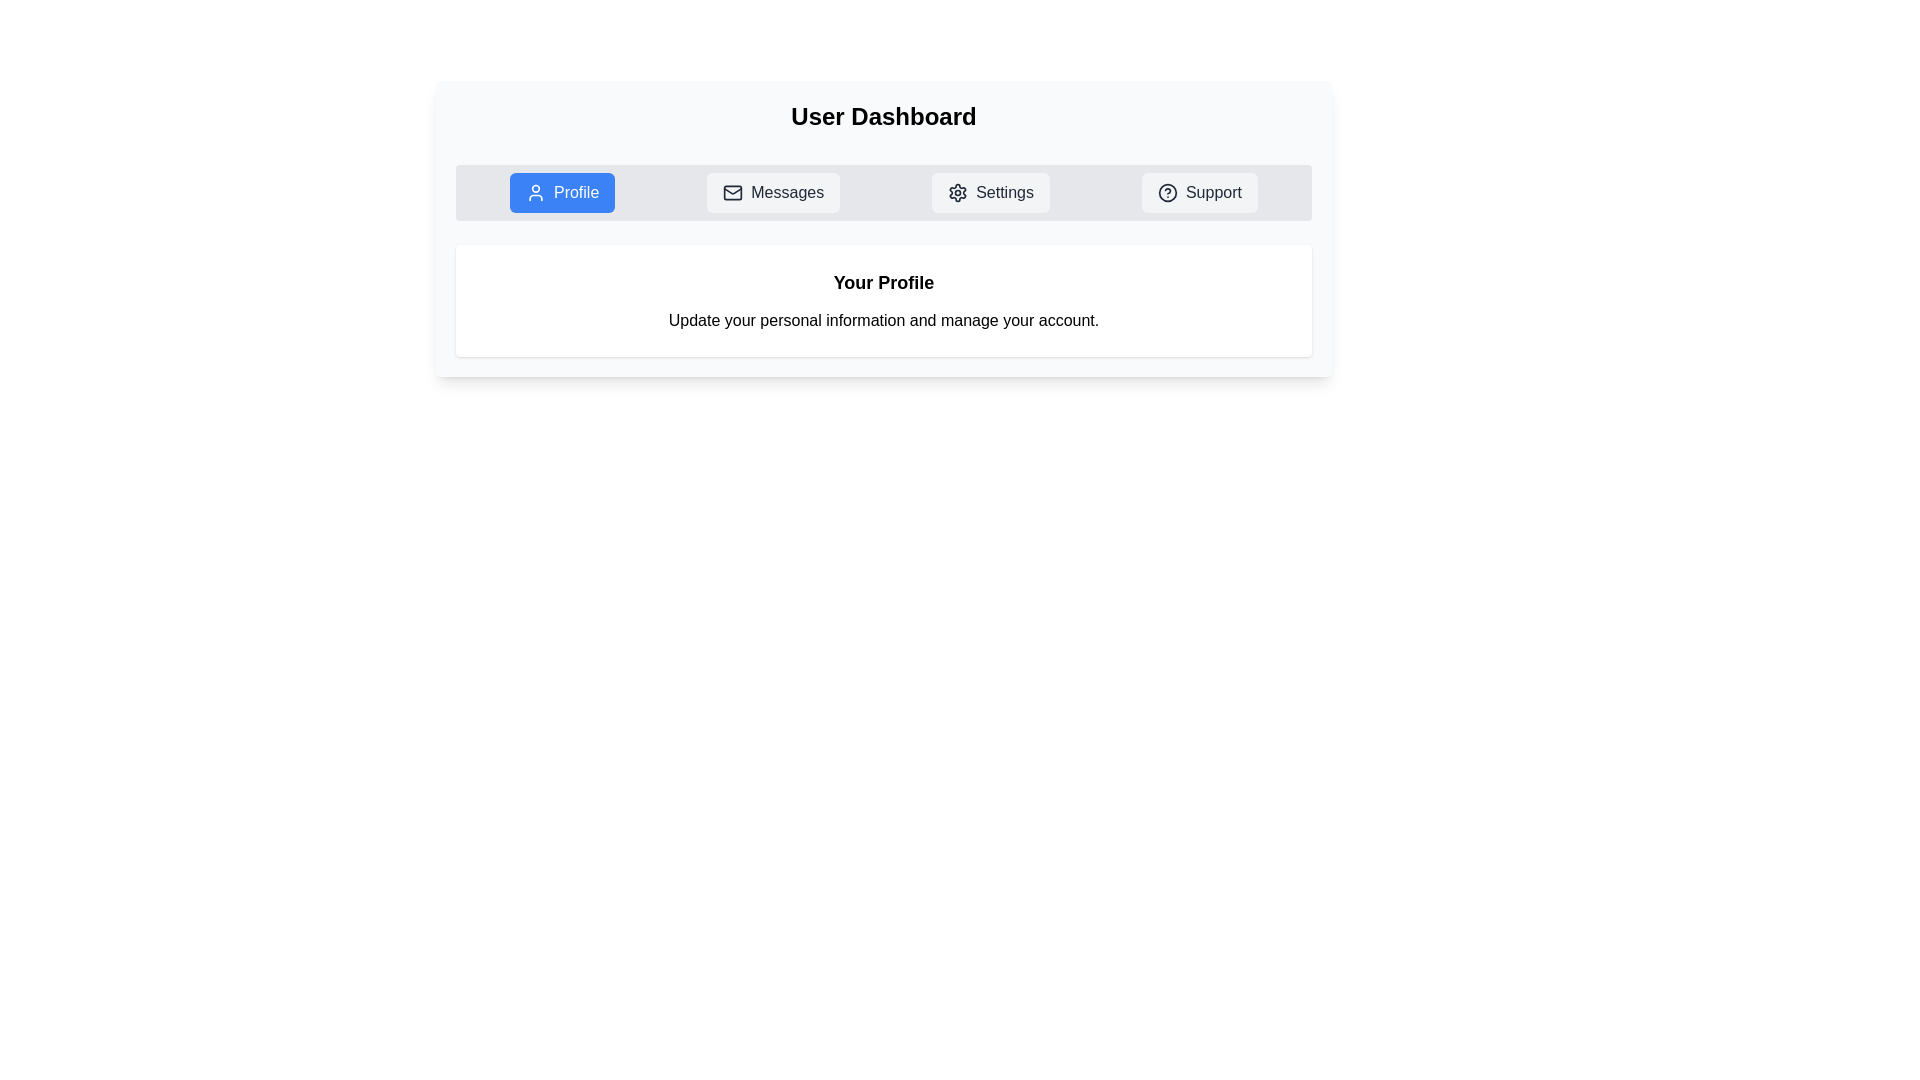 Image resolution: width=1920 pixels, height=1080 pixels. What do you see at coordinates (882, 319) in the screenshot?
I see `descriptive text element that provides an overview for the 'Your Profile' section, located prominently in the center of the interface` at bounding box center [882, 319].